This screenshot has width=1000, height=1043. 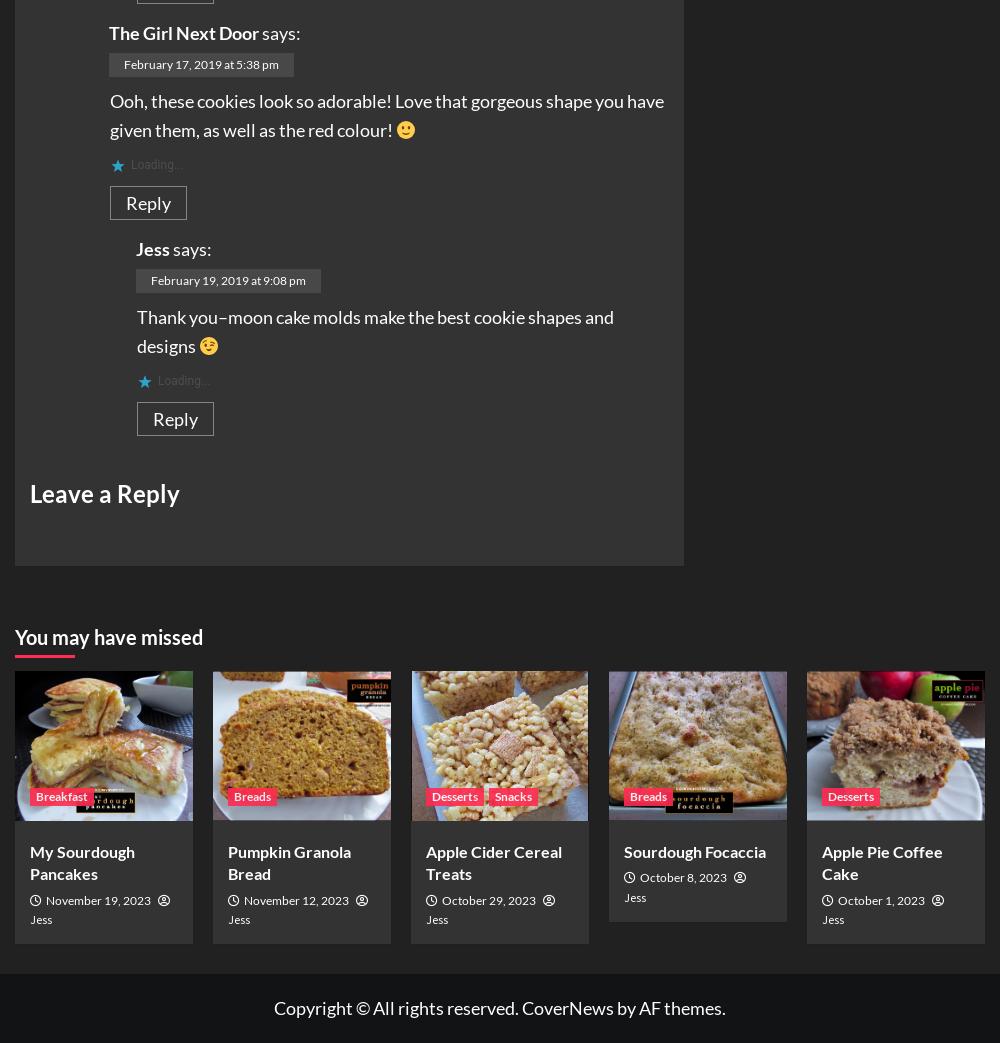 What do you see at coordinates (109, 115) in the screenshot?
I see `'Ooh, these cookies look so adorable! Love that gorgeous shape you have given them, as well as the red colour!'` at bounding box center [109, 115].